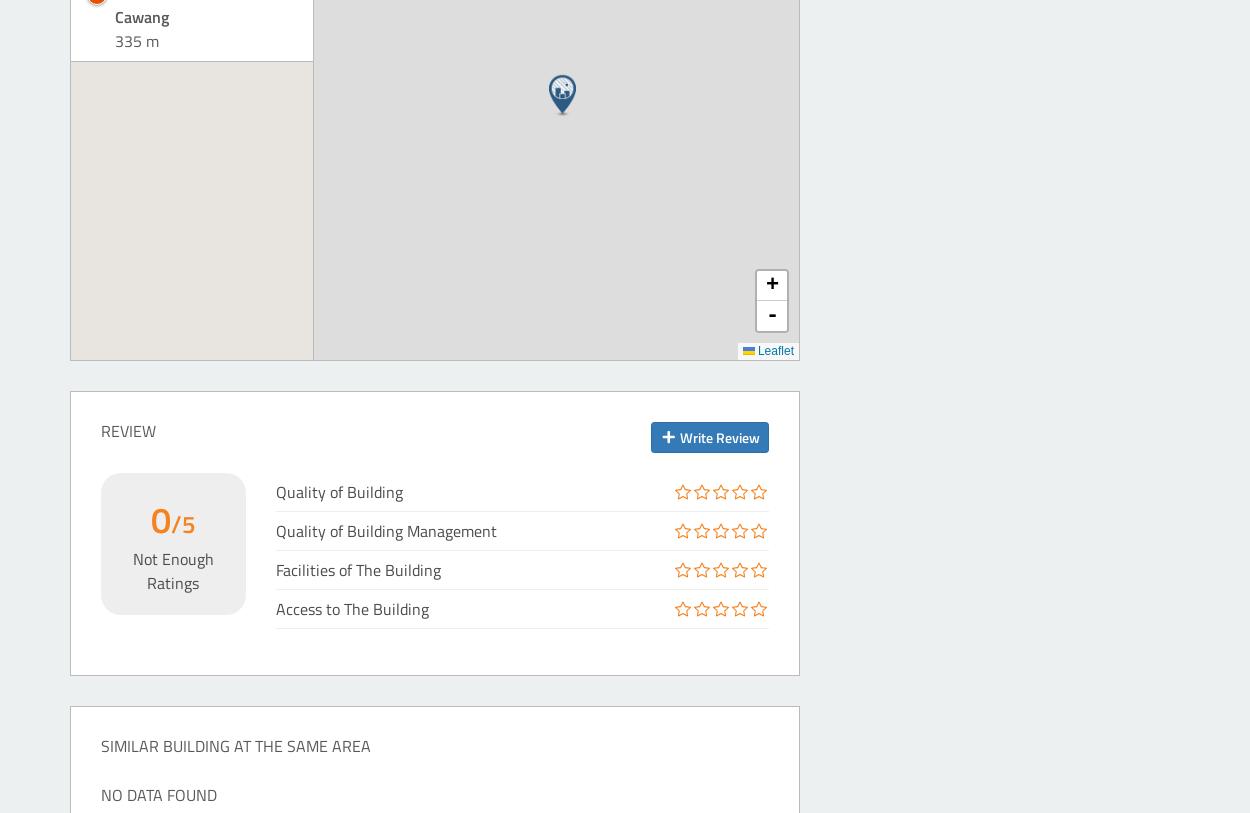 Image resolution: width=1250 pixels, height=813 pixels. What do you see at coordinates (100, 793) in the screenshot?
I see `'NO DATA FOUND'` at bounding box center [100, 793].